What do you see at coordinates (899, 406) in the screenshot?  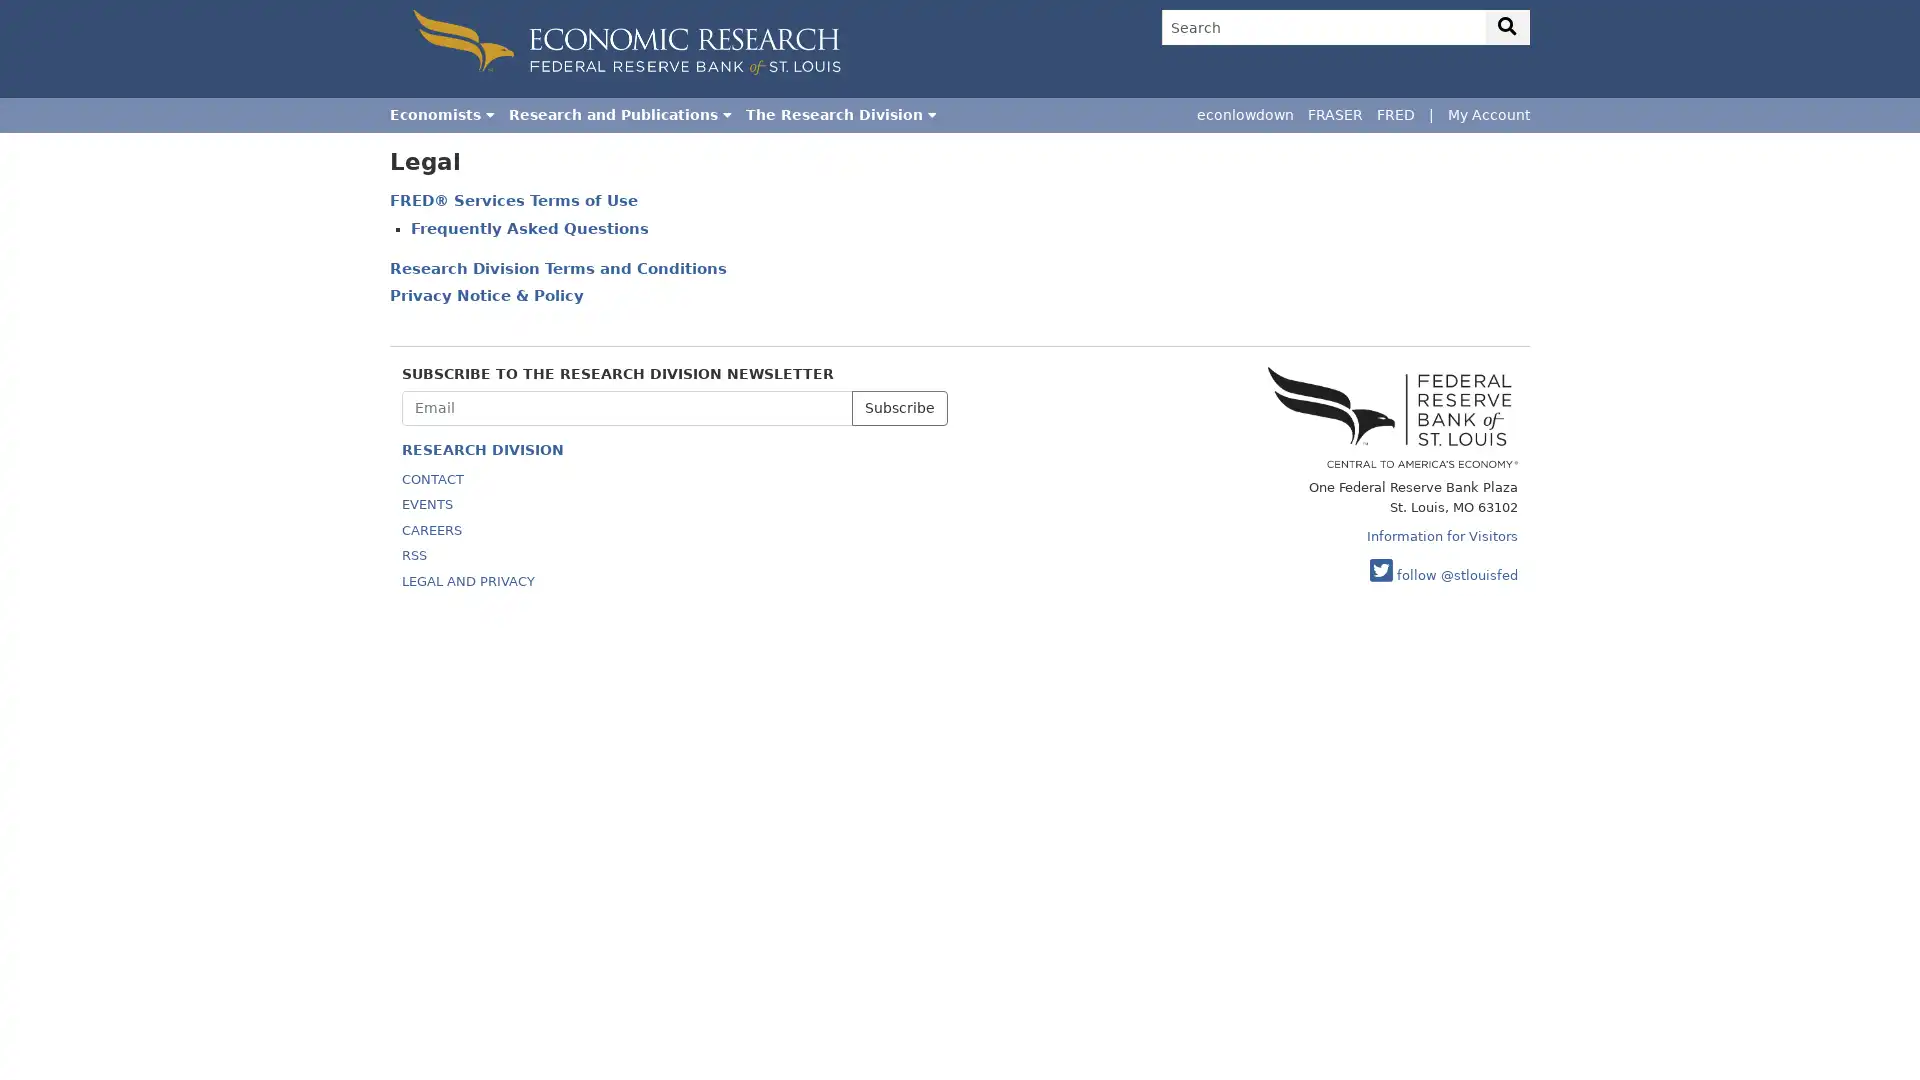 I see `Subscribe` at bounding box center [899, 406].